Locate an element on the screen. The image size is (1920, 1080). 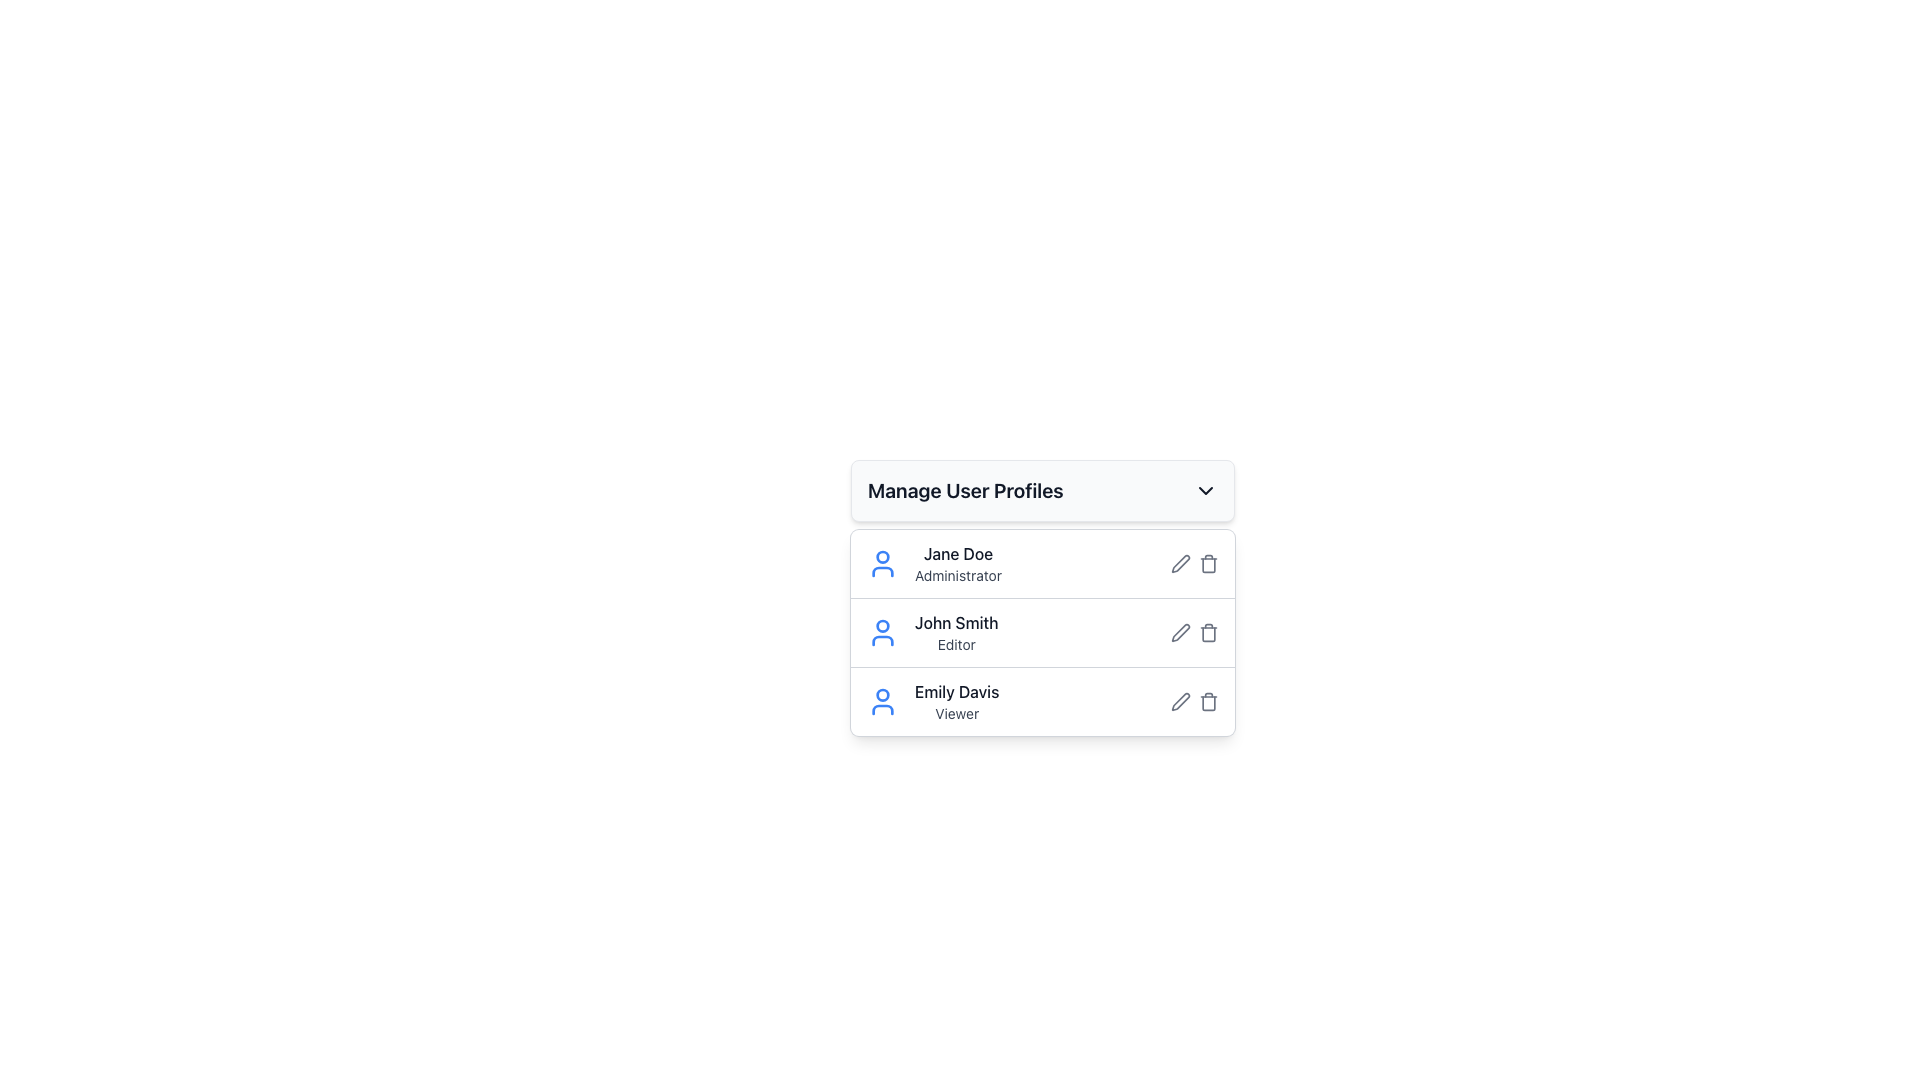
the leftmost action button in the first row of the table under 'Manage User Profiles' is located at coordinates (1180, 563).